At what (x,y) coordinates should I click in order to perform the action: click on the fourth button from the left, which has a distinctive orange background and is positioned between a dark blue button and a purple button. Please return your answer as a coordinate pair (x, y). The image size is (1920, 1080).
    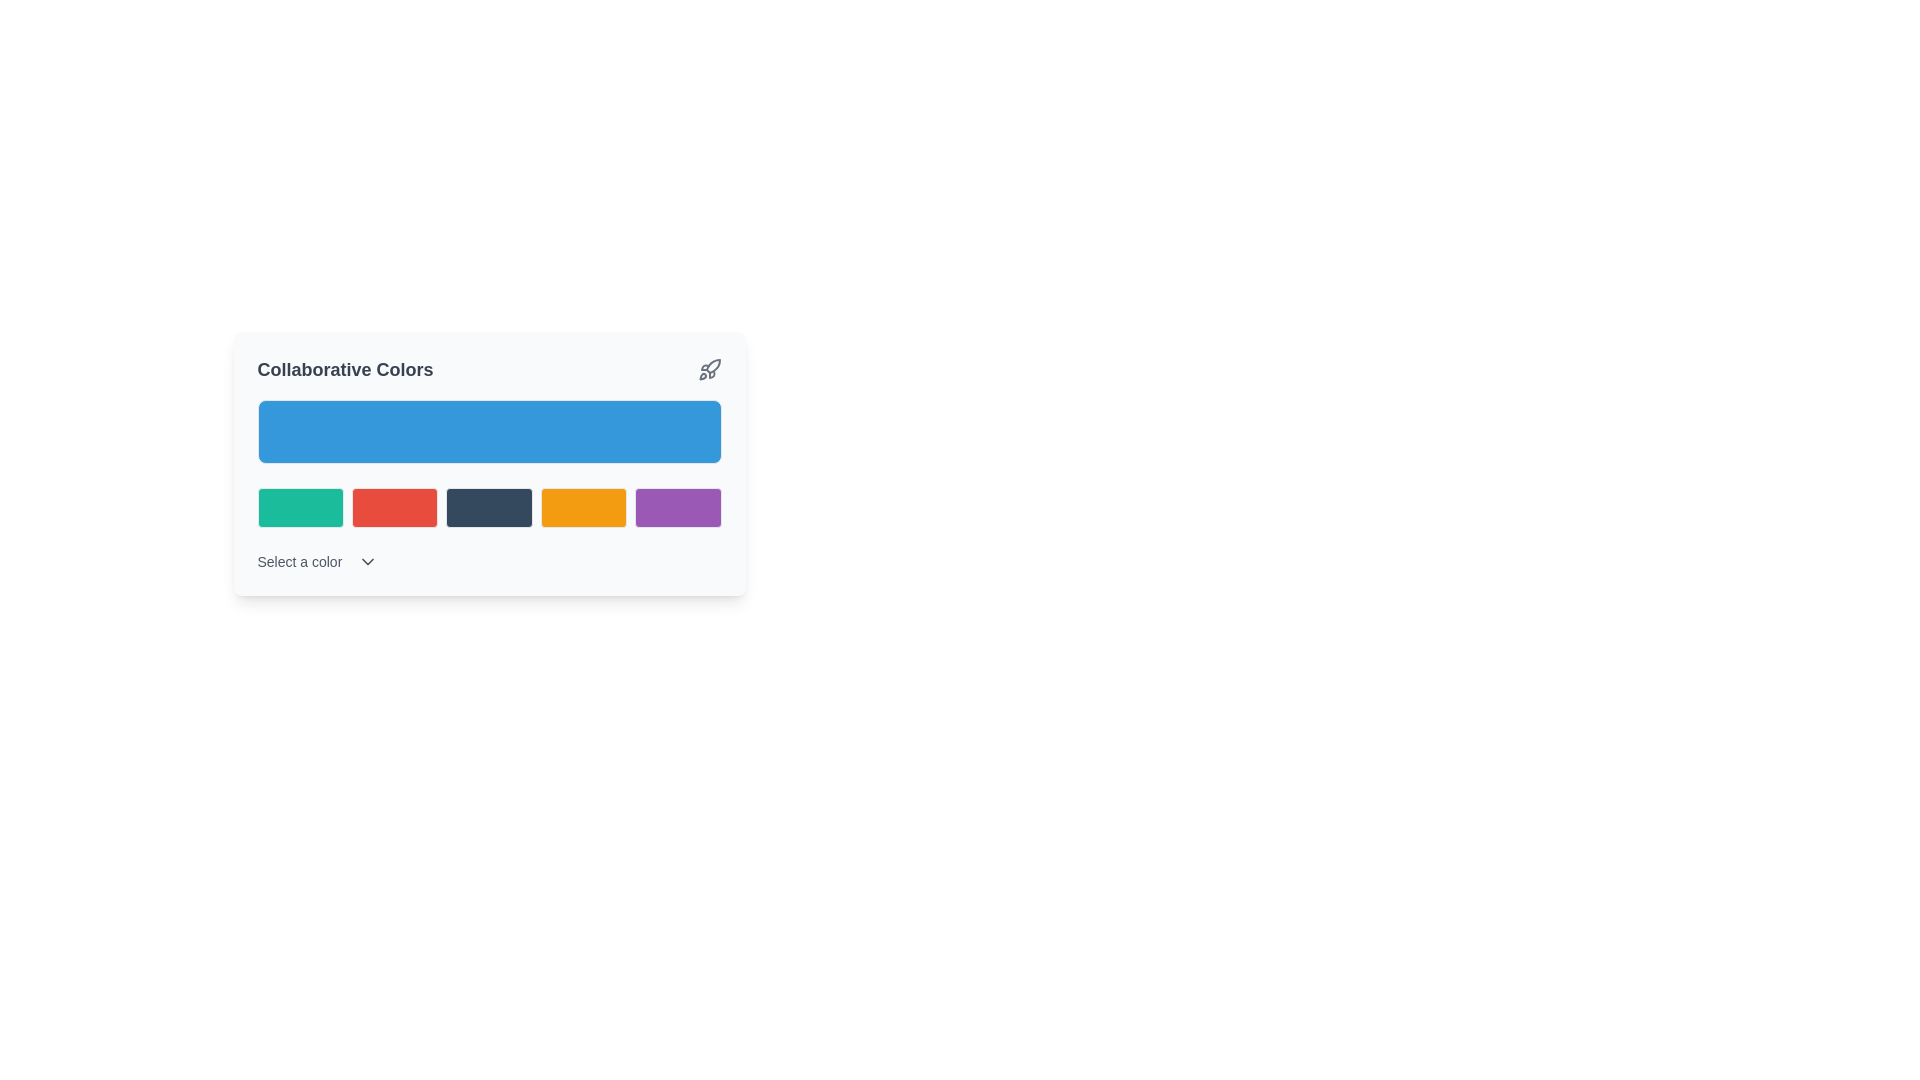
    Looking at the image, I should click on (582, 507).